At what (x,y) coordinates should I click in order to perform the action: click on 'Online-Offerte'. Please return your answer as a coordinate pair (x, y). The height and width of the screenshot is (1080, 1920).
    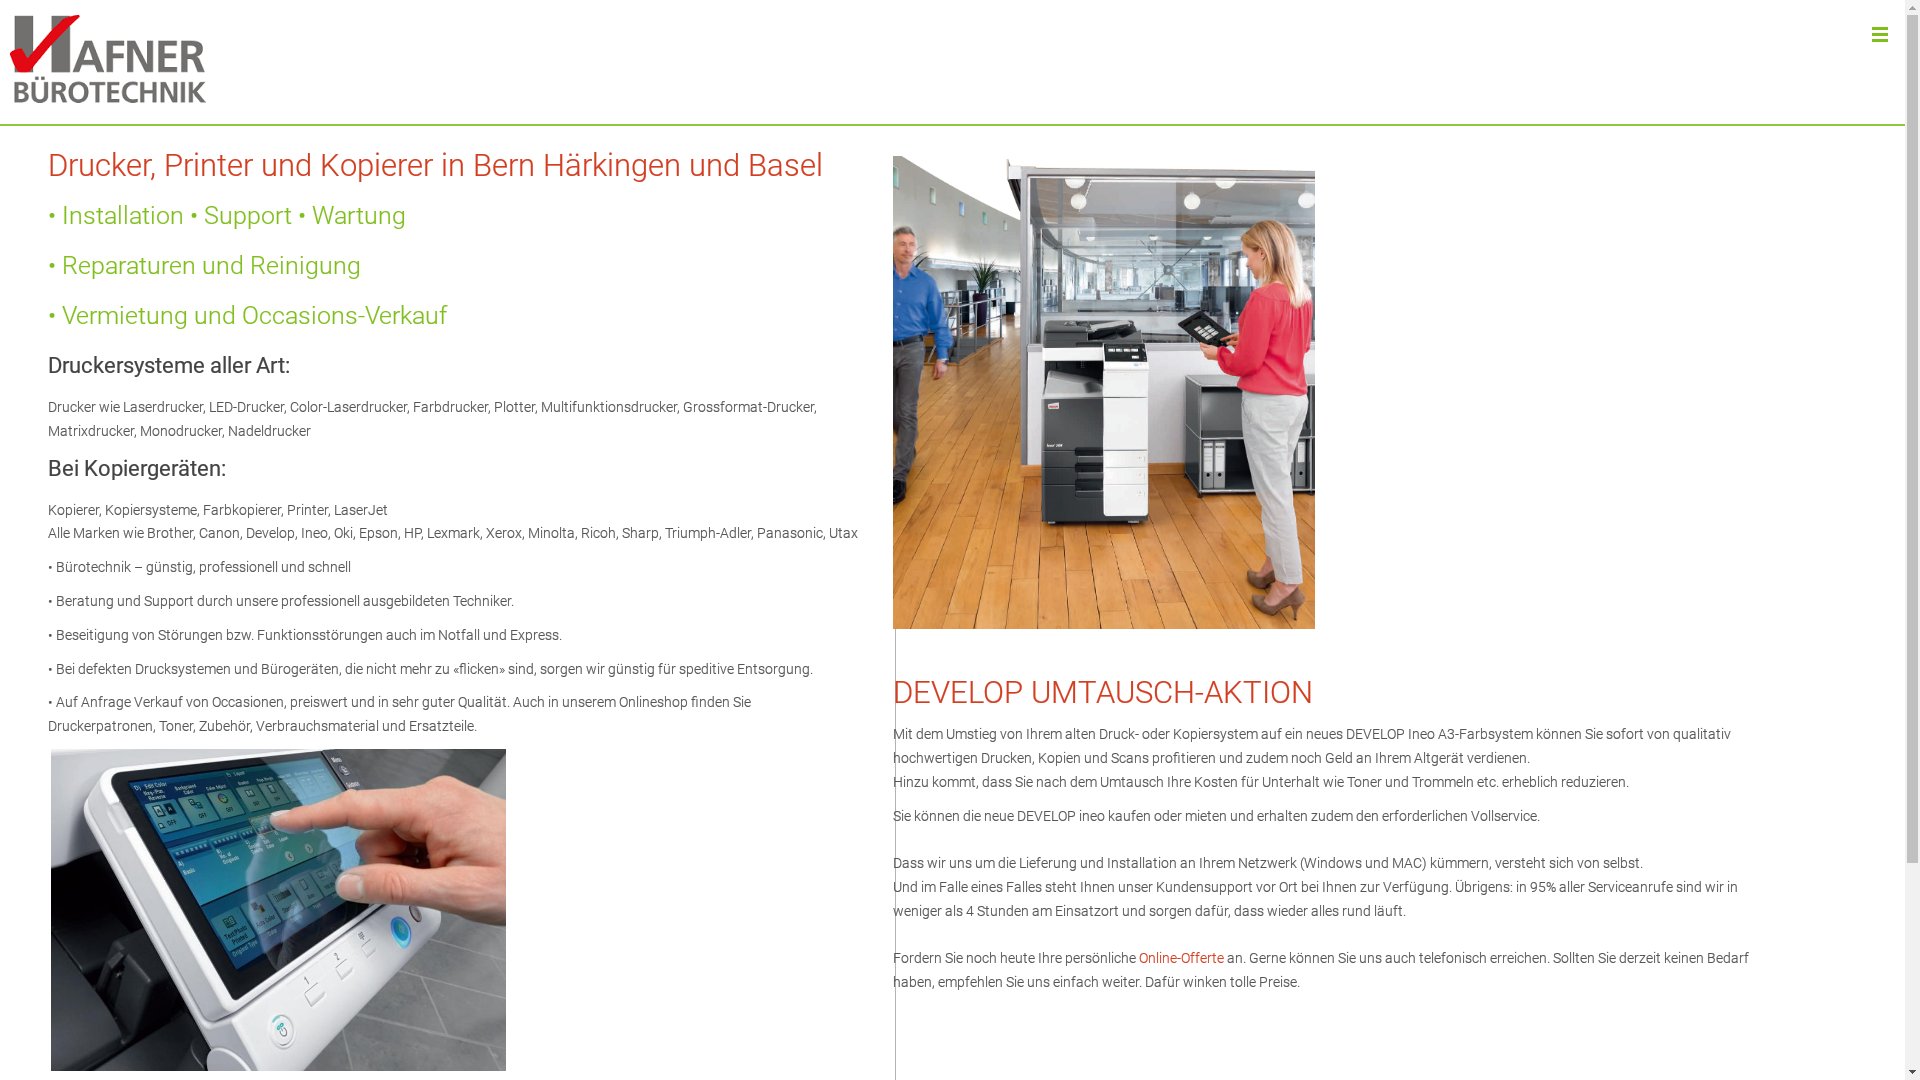
    Looking at the image, I should click on (1181, 956).